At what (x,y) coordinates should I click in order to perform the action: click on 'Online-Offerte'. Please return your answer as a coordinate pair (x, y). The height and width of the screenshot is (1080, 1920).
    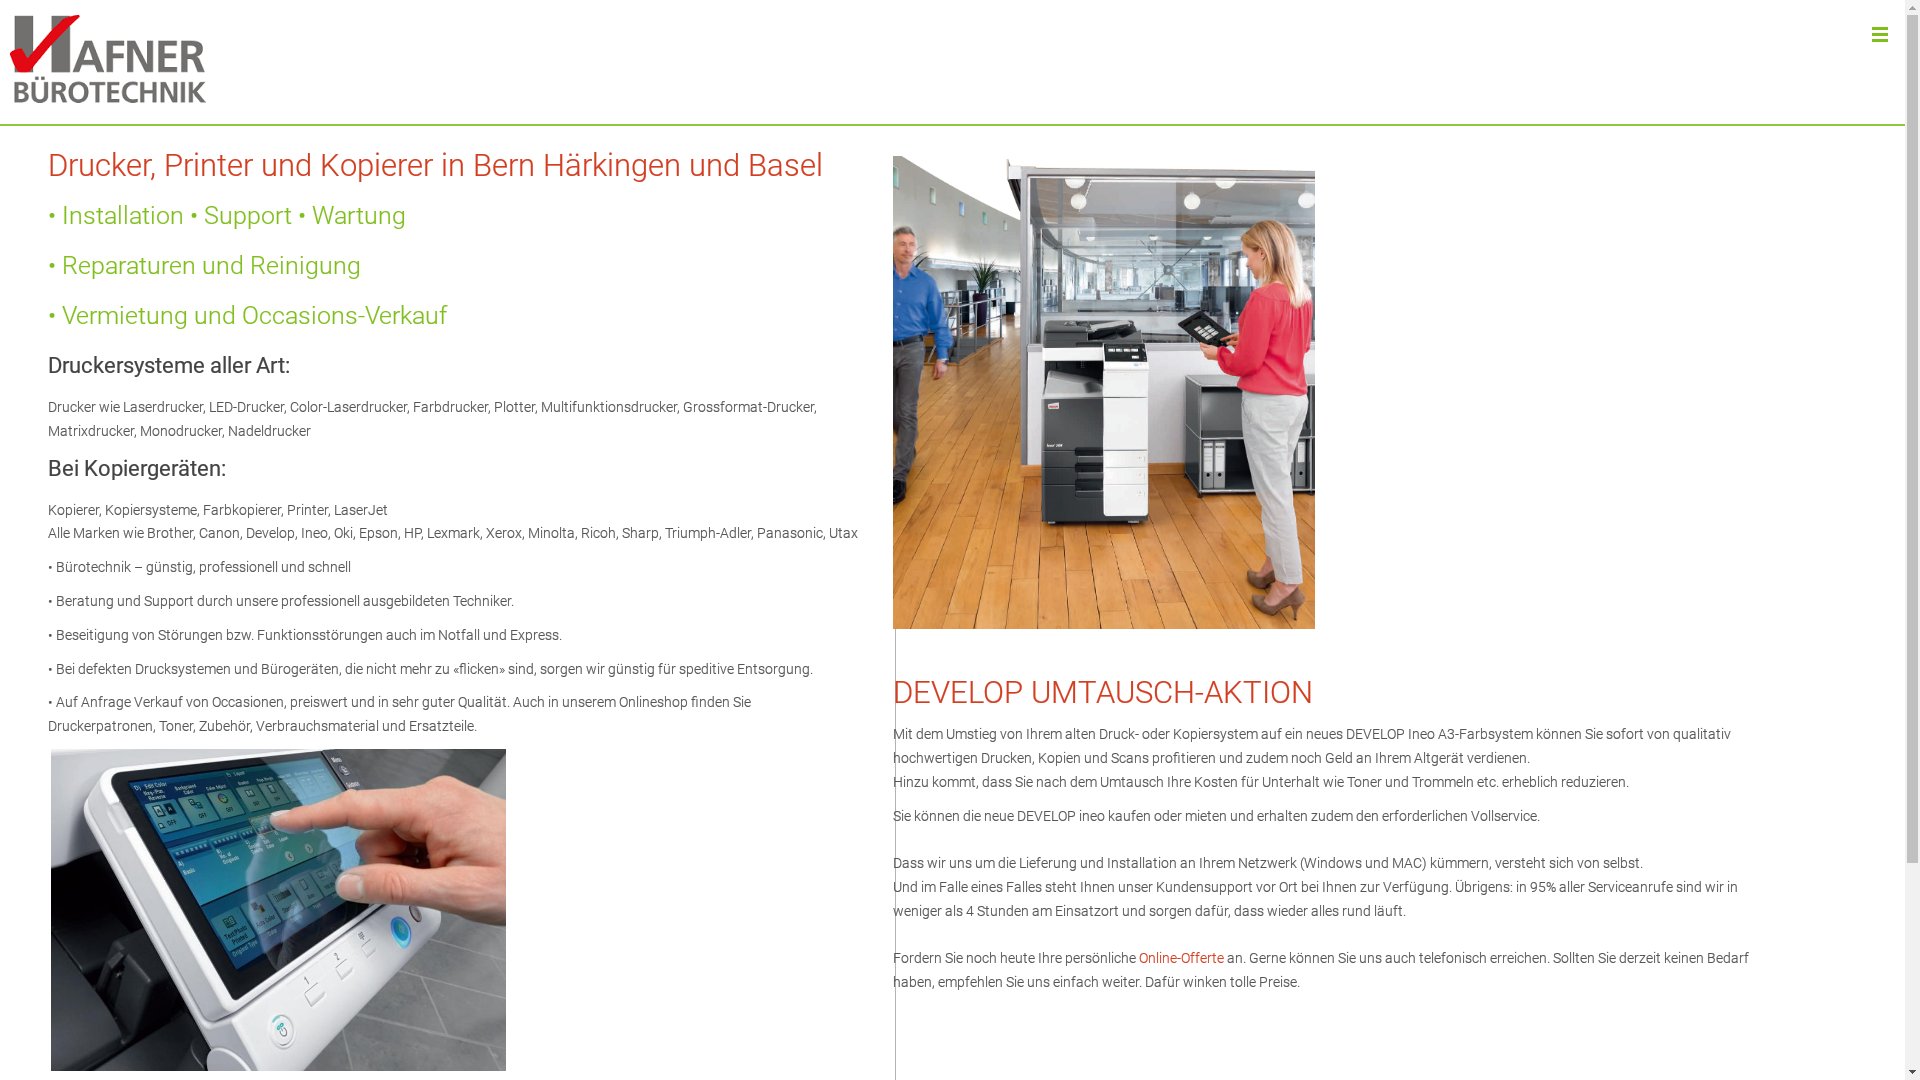
    Looking at the image, I should click on (1181, 956).